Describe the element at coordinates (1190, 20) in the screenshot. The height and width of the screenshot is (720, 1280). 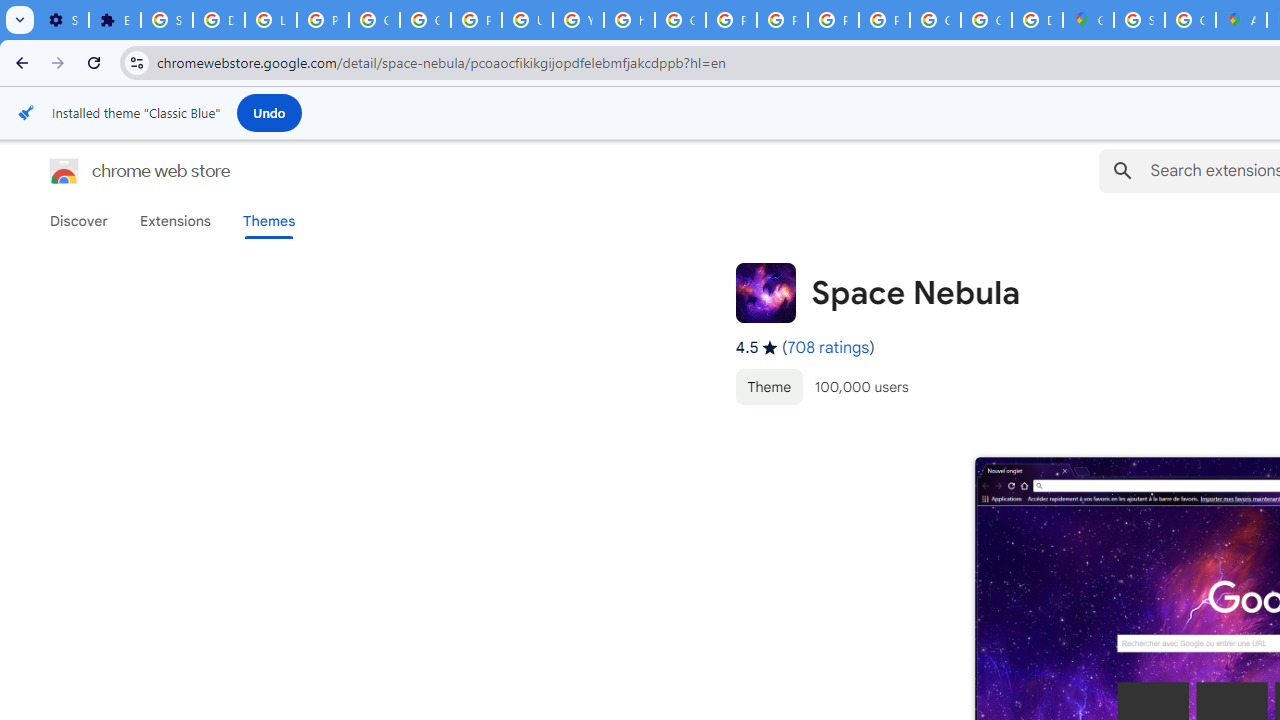
I see `'Create your Google Account'` at that location.